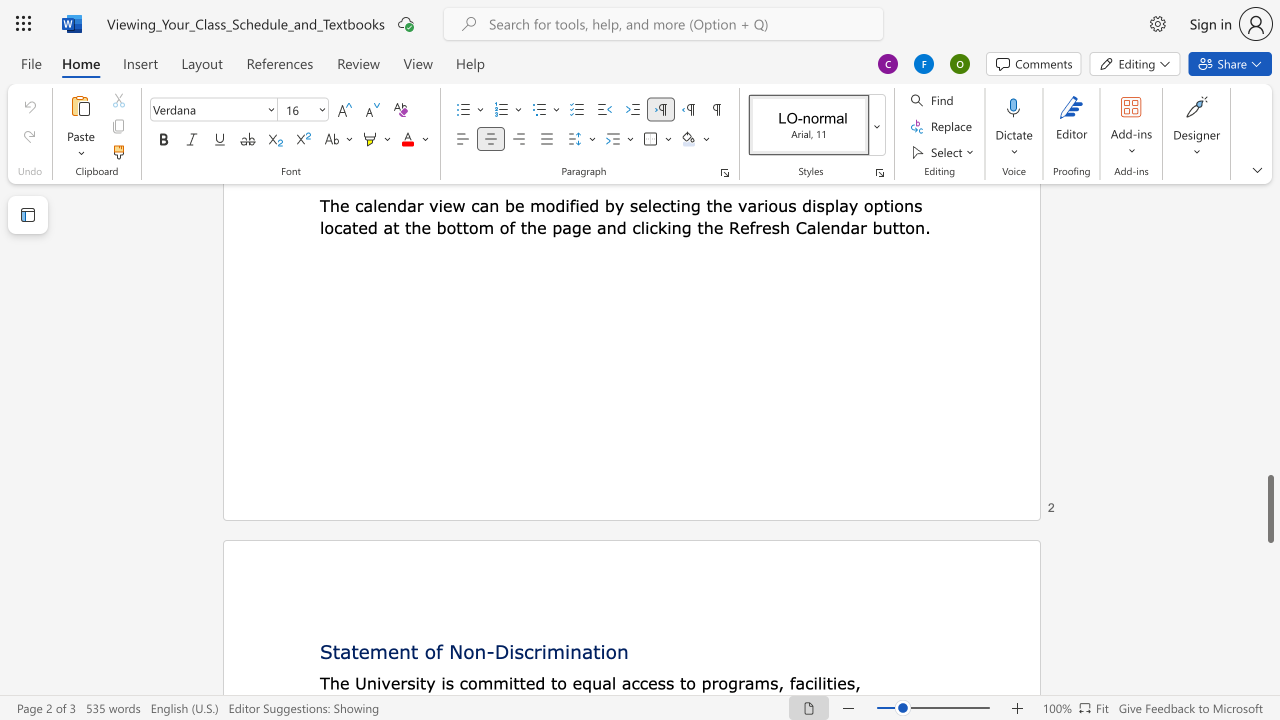  Describe the element at coordinates (1269, 418) in the screenshot. I see `the right-hand scrollbar to ascend the page` at that location.